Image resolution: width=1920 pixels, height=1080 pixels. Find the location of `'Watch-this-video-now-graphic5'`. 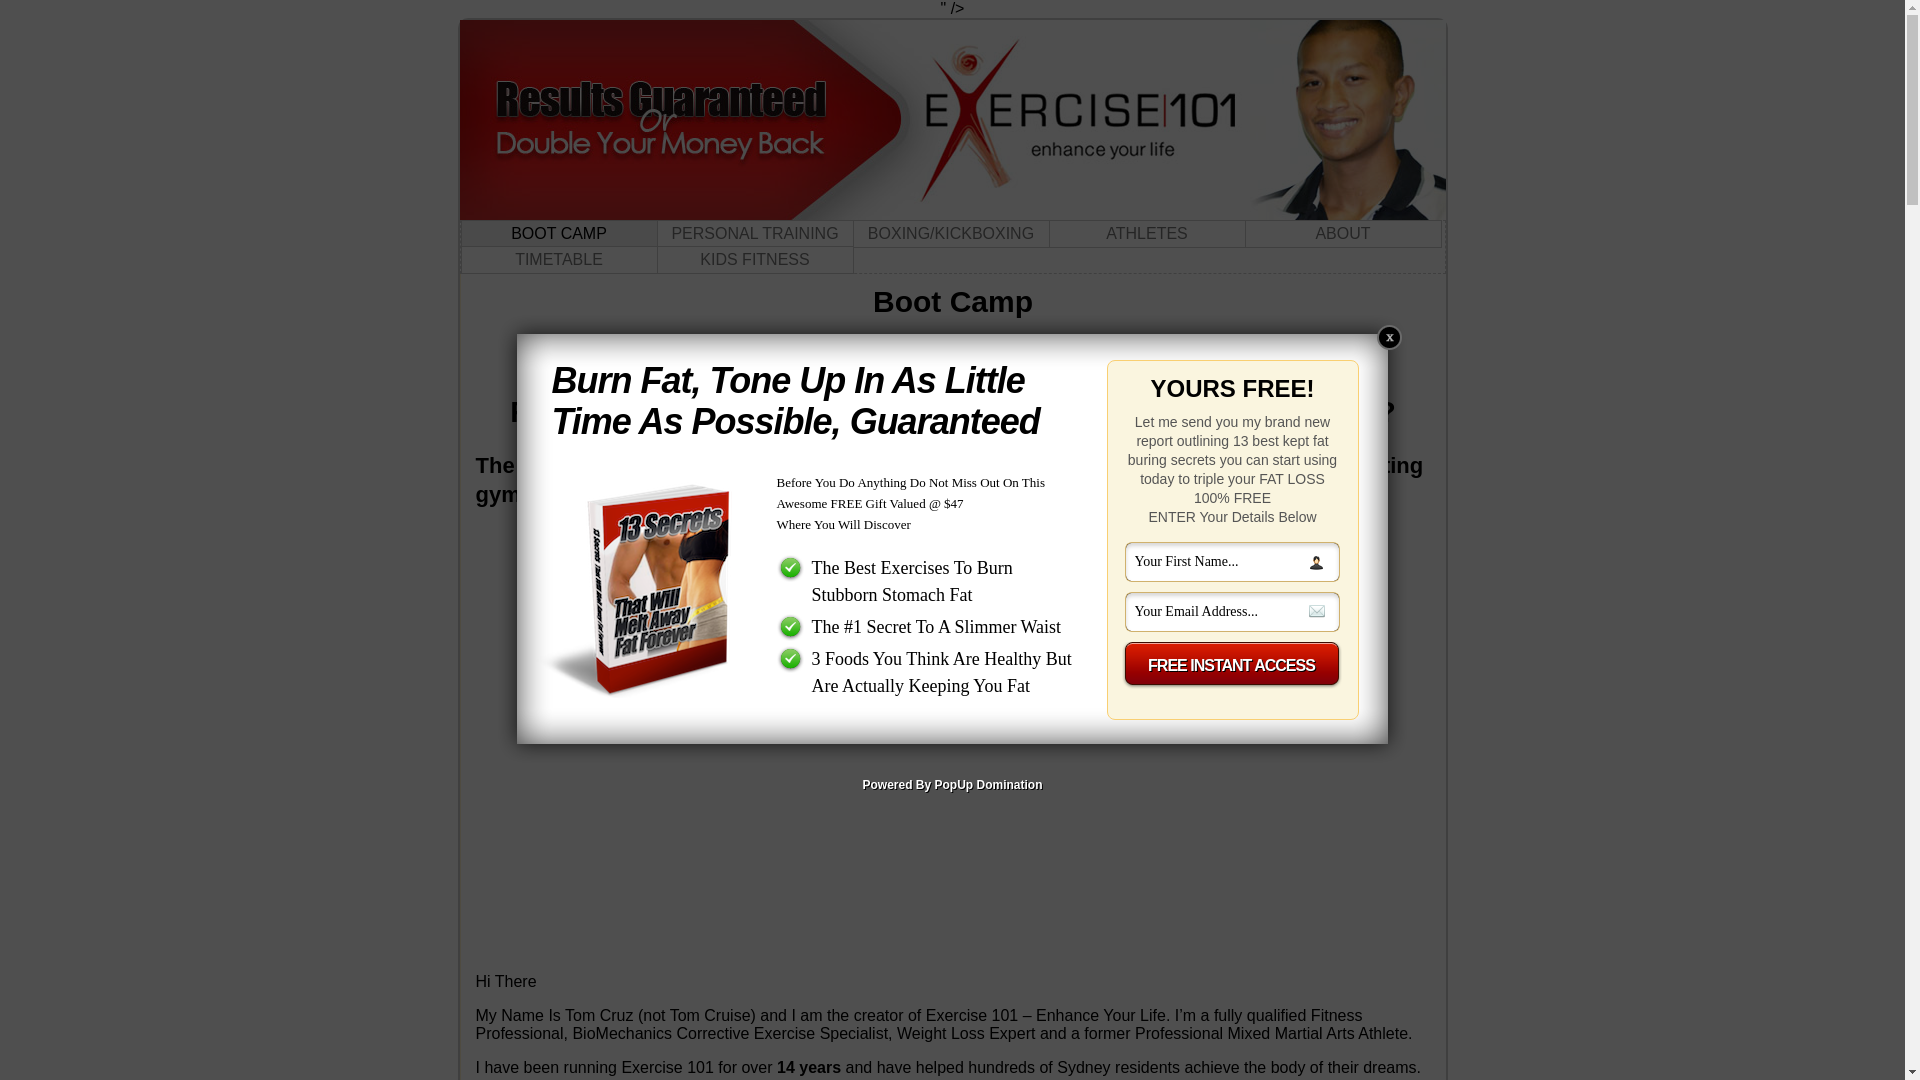

'Watch-this-video-now-graphic5' is located at coordinates (952, 578).